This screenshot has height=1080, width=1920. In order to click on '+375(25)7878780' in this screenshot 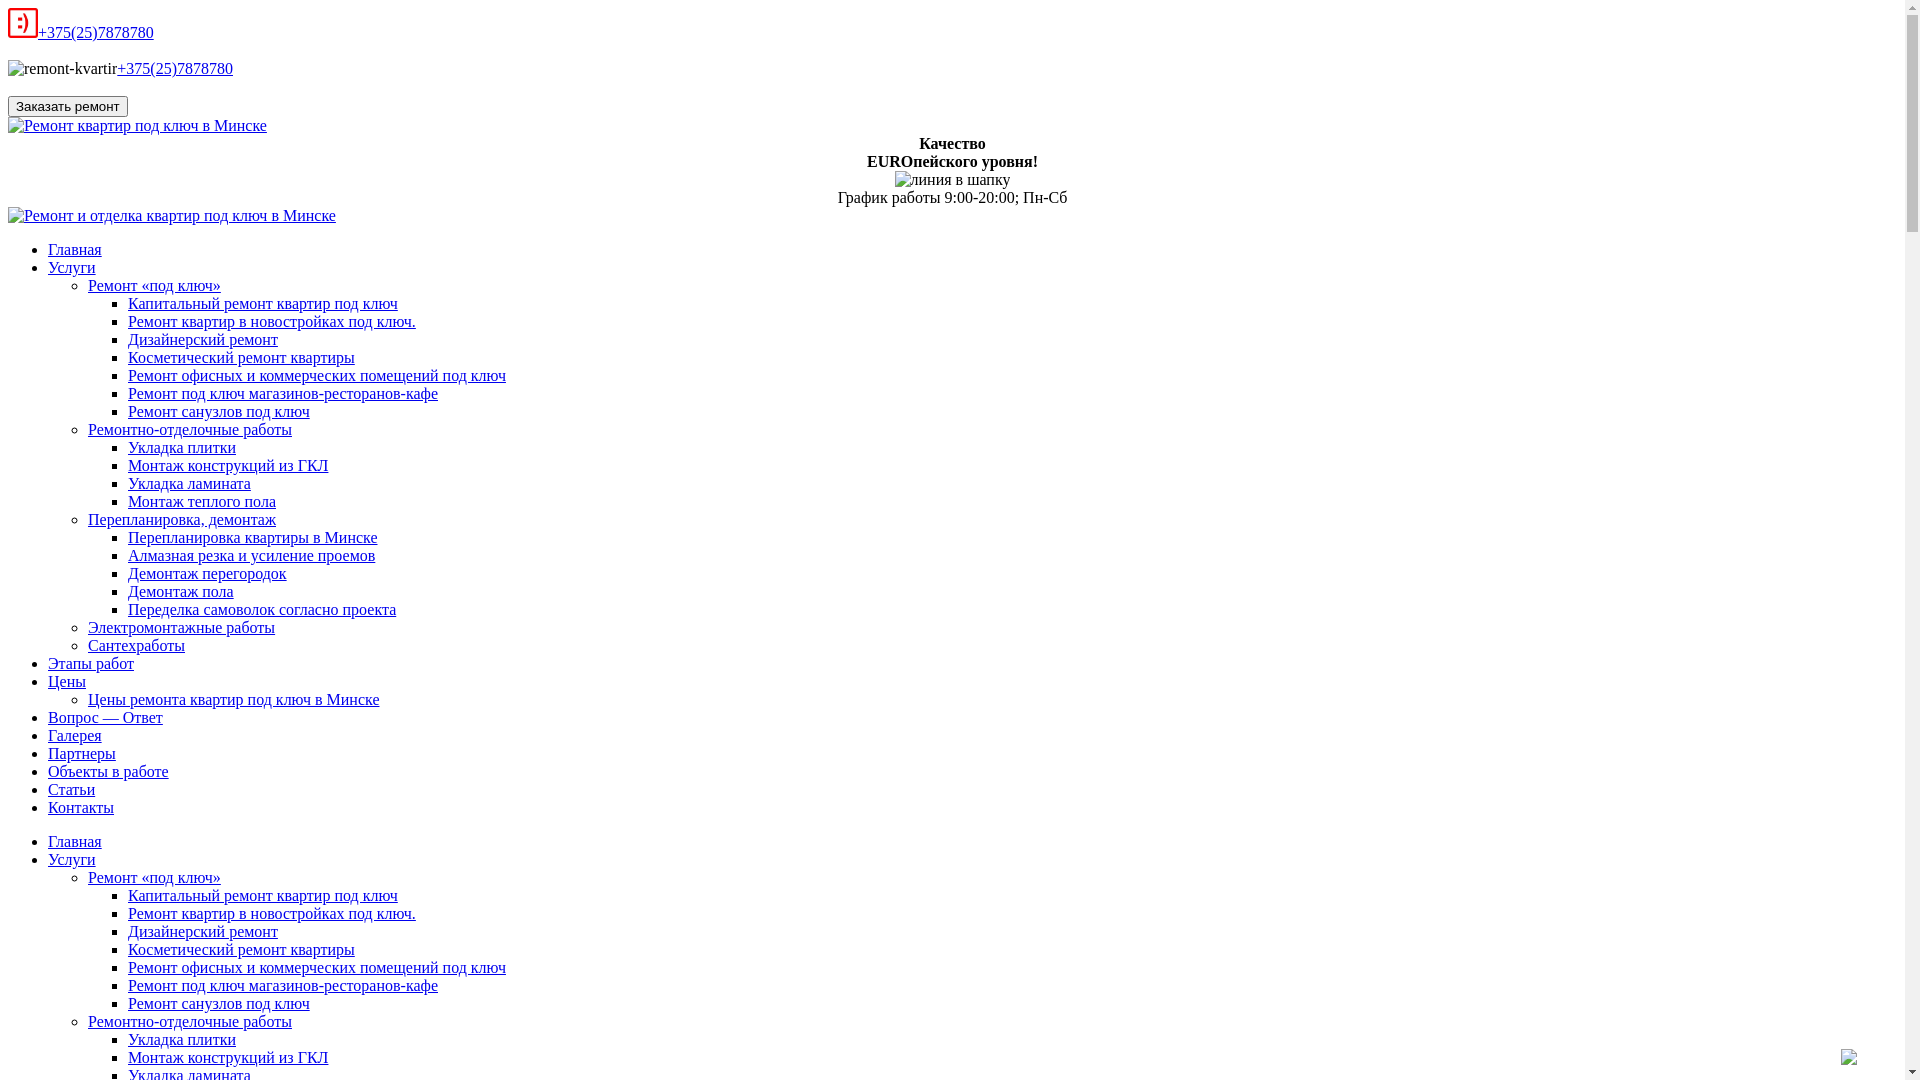, I will do `click(95, 32)`.